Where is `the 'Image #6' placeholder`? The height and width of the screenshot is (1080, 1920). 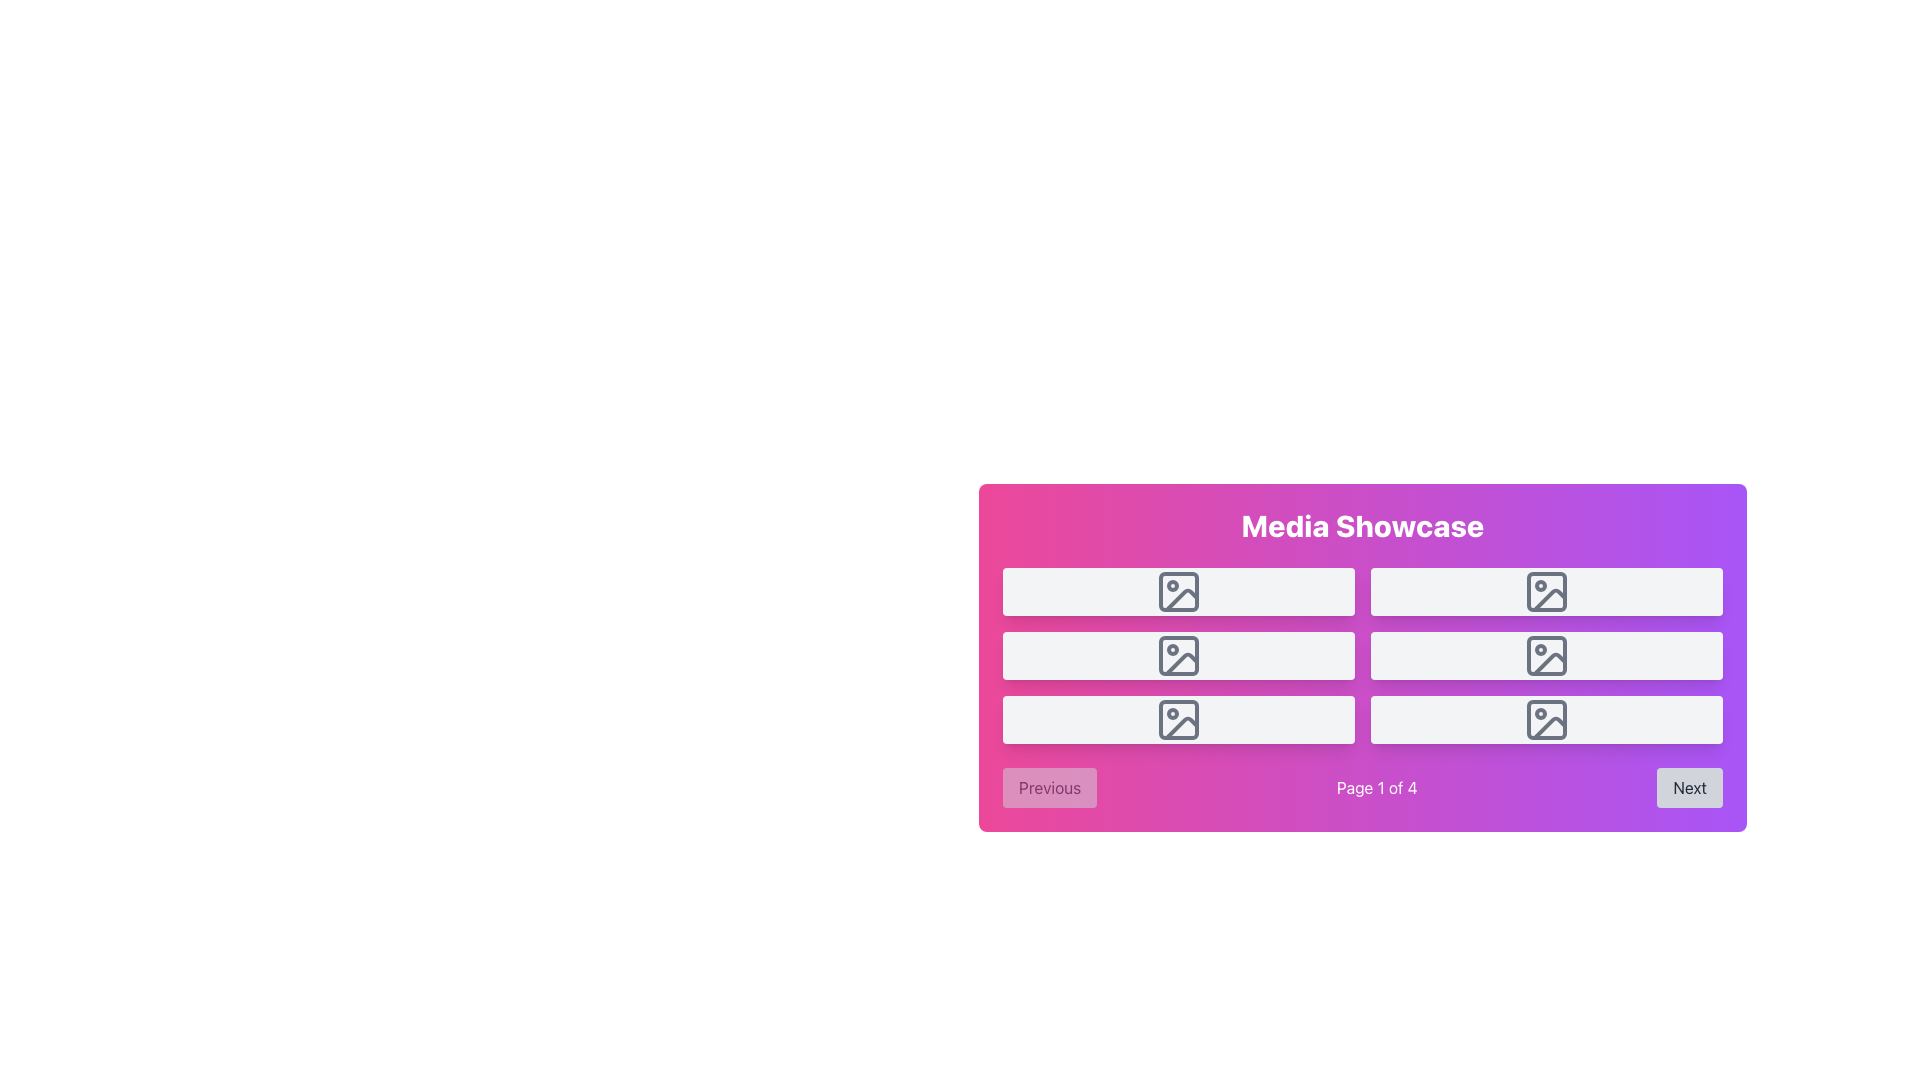
the 'Image #6' placeholder is located at coordinates (1545, 720).